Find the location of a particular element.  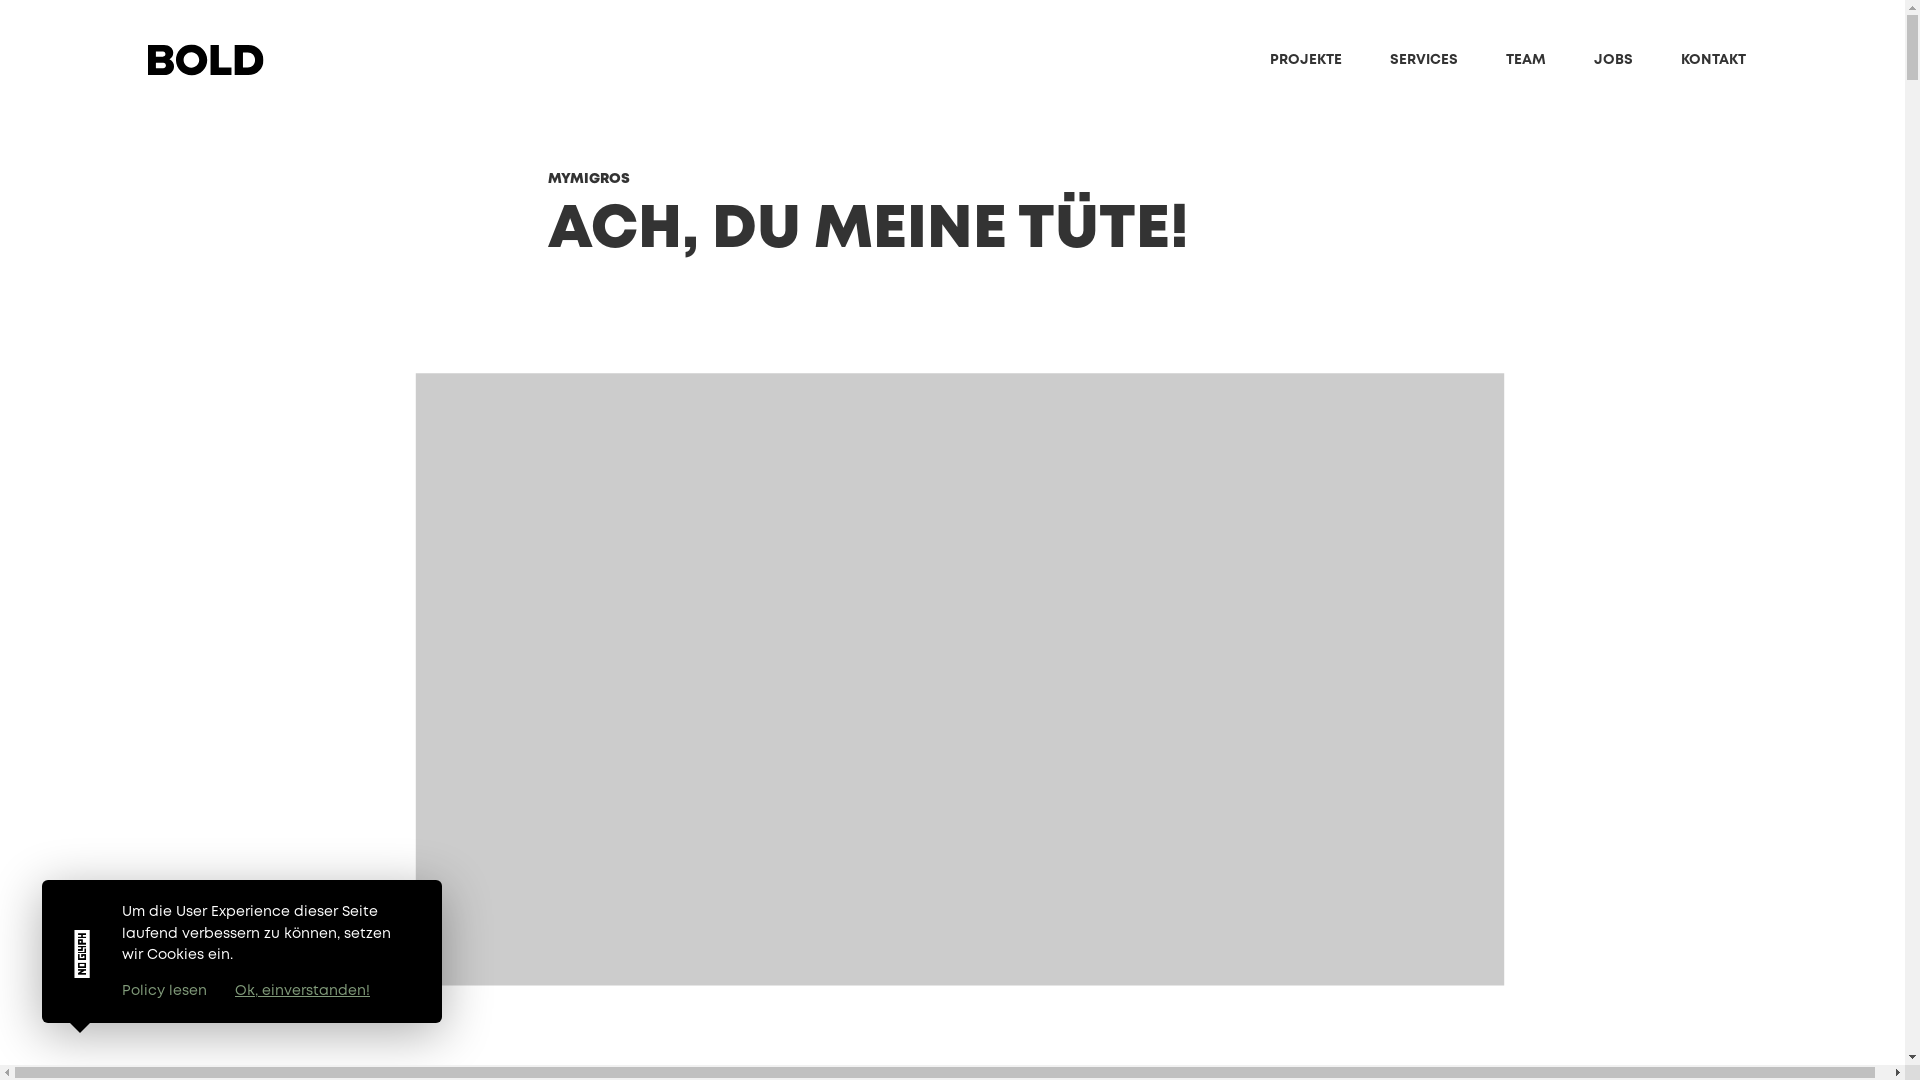

'JOBS' is located at coordinates (1592, 59).